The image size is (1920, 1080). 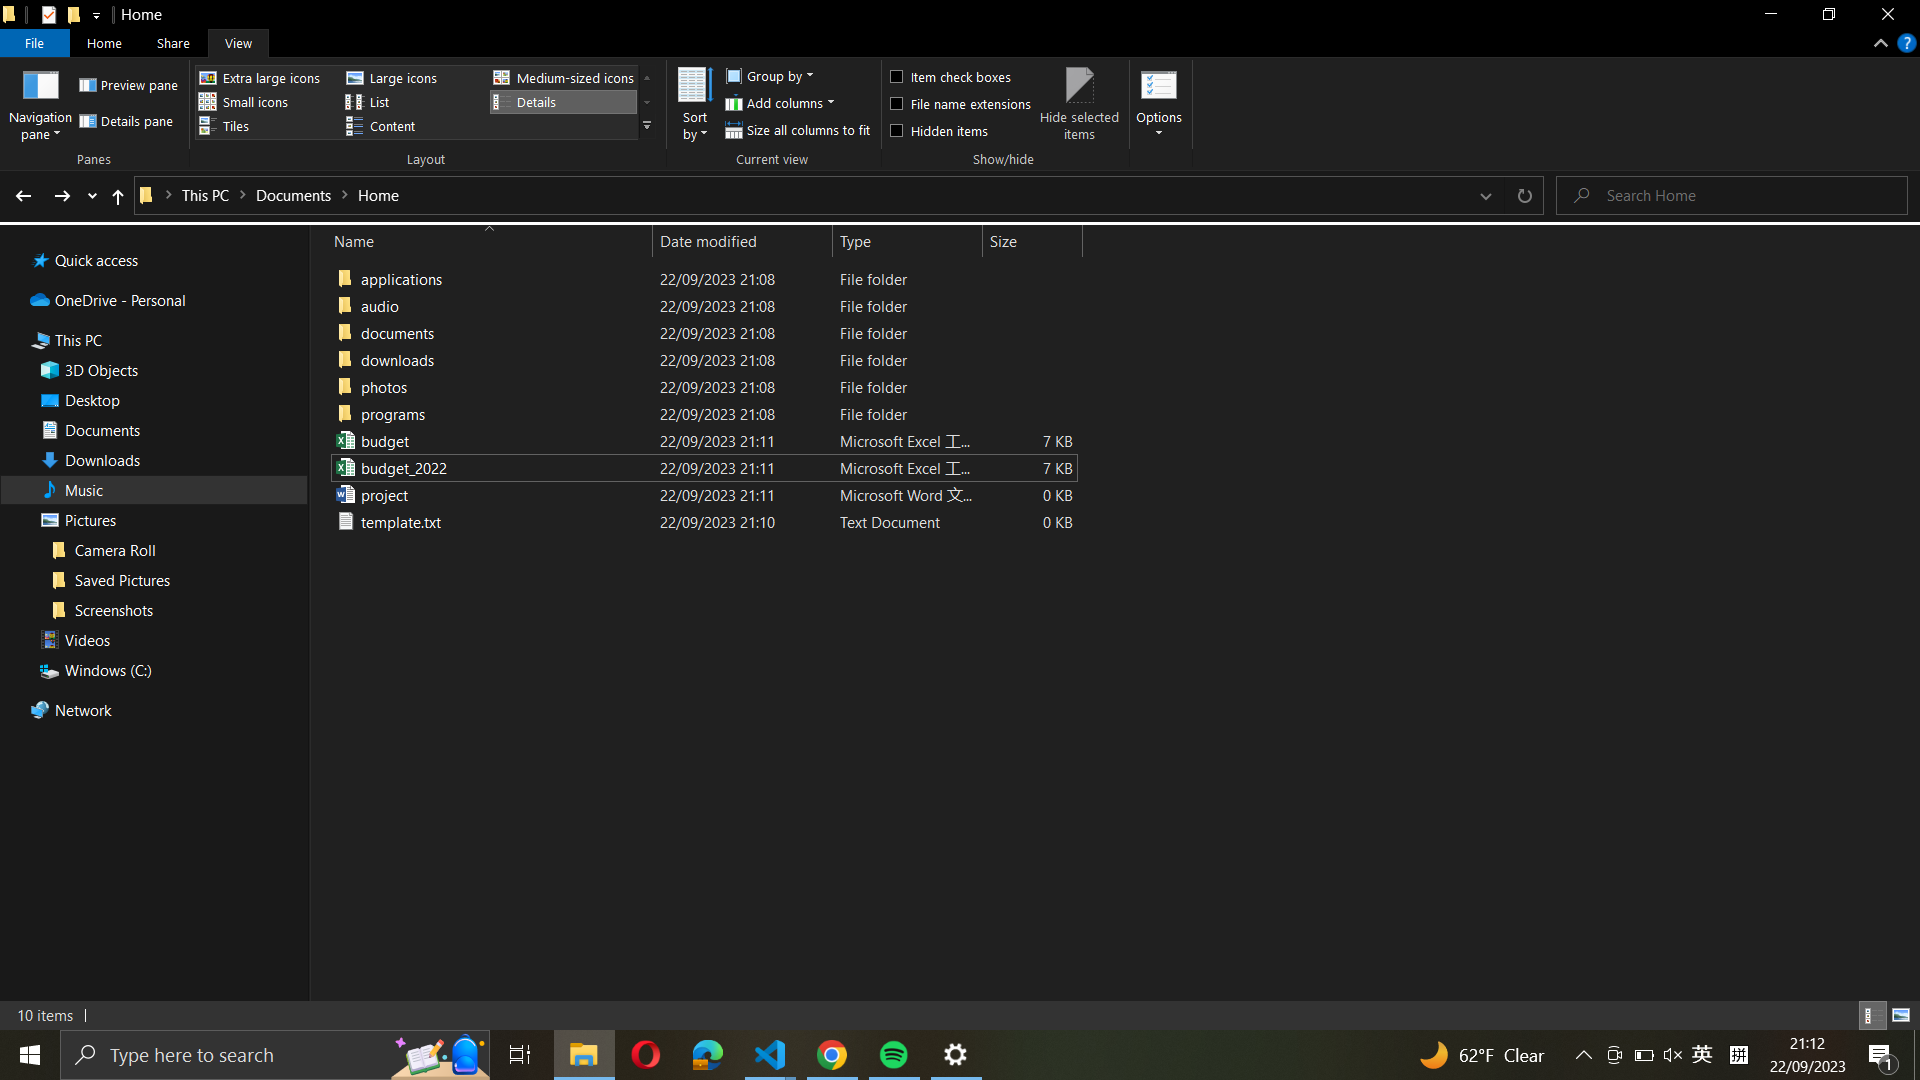 I want to click on Reposition the "template.txt" file to the "downloads" folder within this directory by dragging the file, so click(x=700, y=519).